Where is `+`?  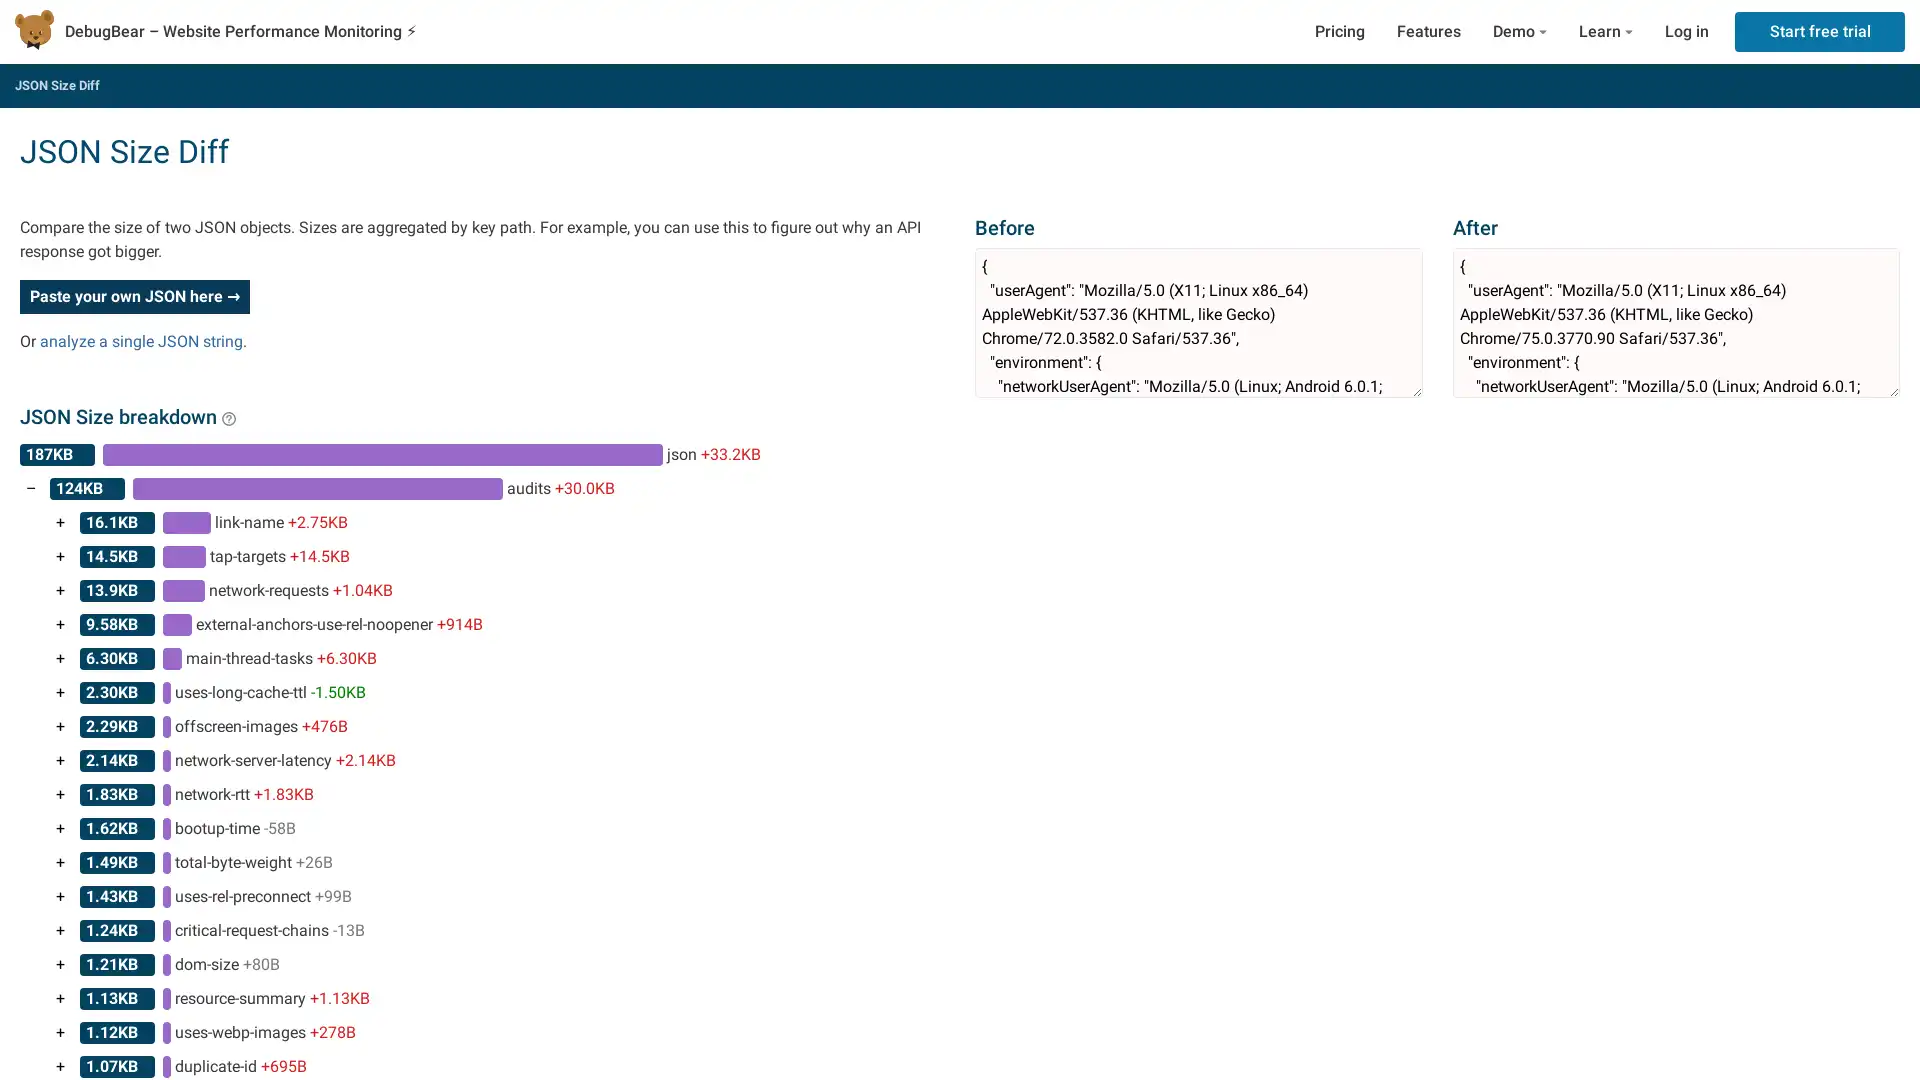 + is located at coordinates (60, 623).